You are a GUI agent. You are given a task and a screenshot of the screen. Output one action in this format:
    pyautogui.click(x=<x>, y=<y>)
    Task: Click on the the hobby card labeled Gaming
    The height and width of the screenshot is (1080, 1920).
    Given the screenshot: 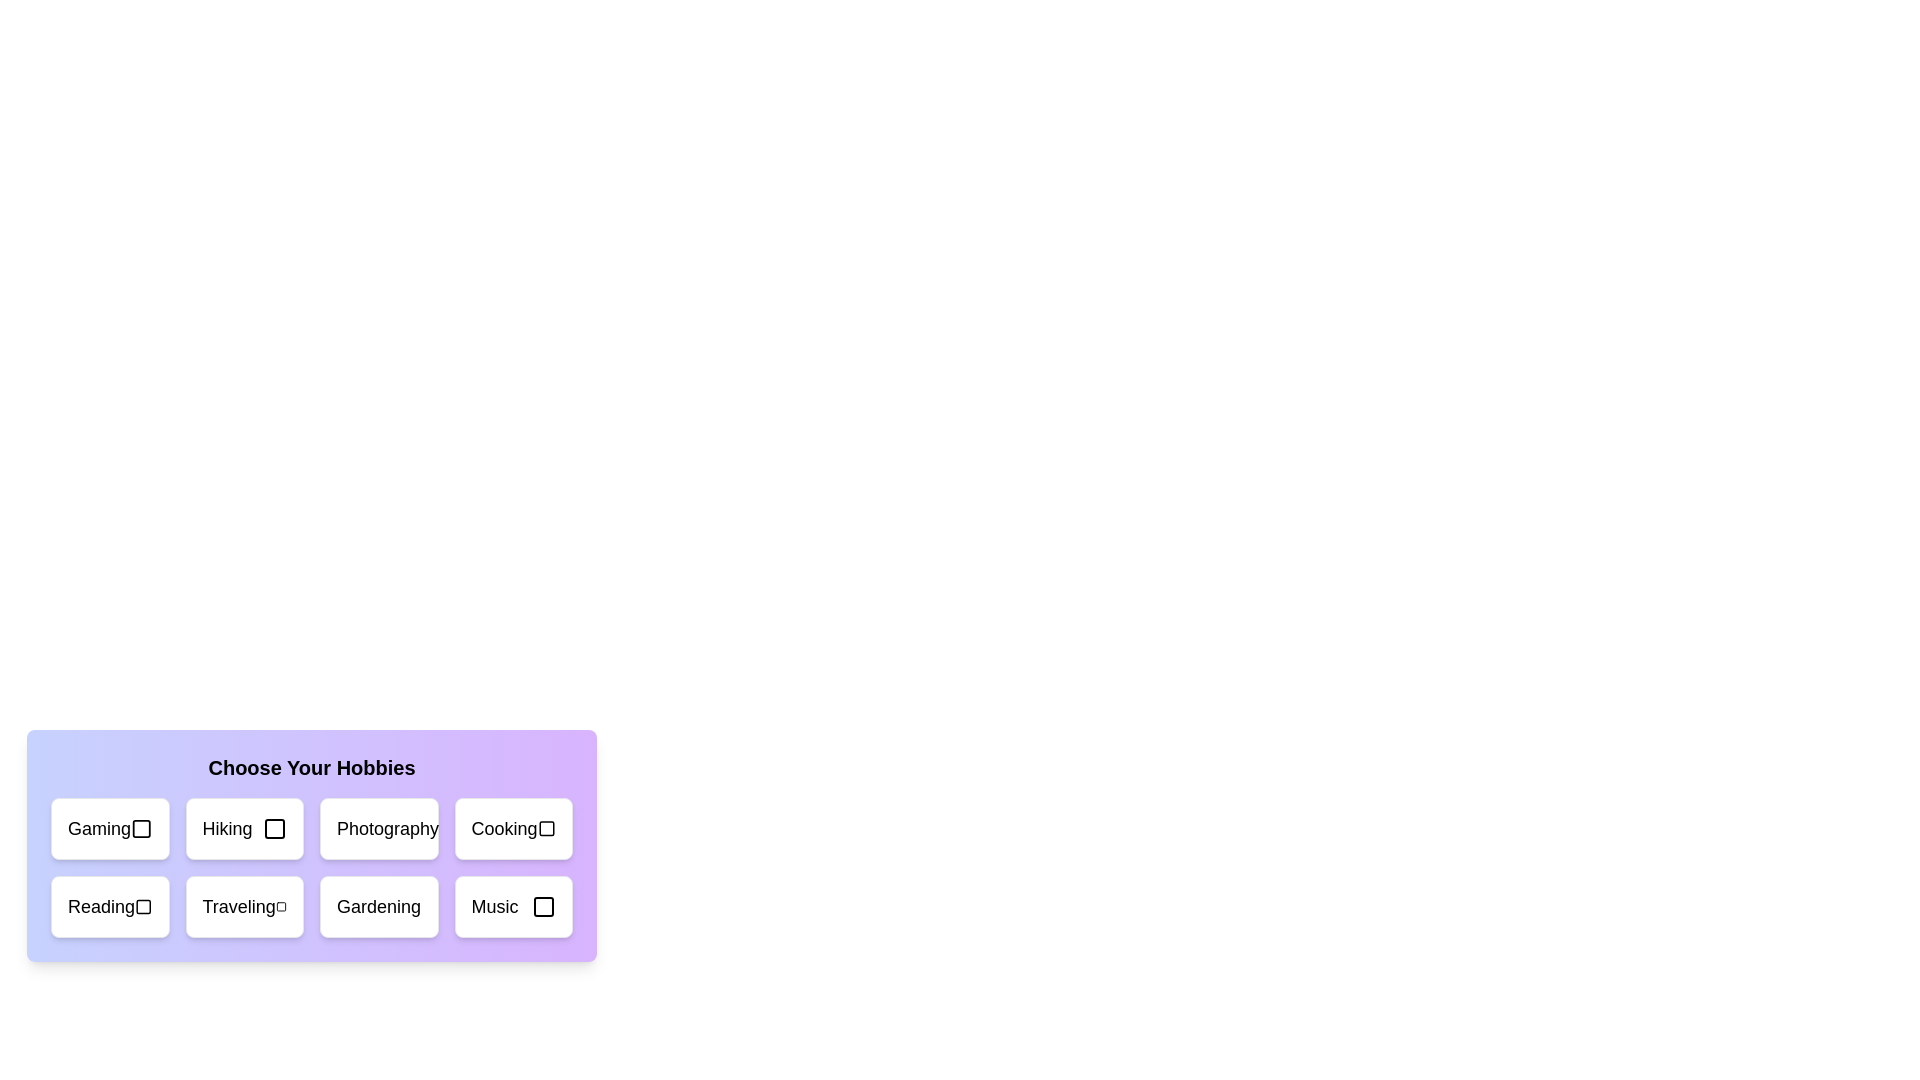 What is the action you would take?
    pyautogui.click(x=109, y=829)
    